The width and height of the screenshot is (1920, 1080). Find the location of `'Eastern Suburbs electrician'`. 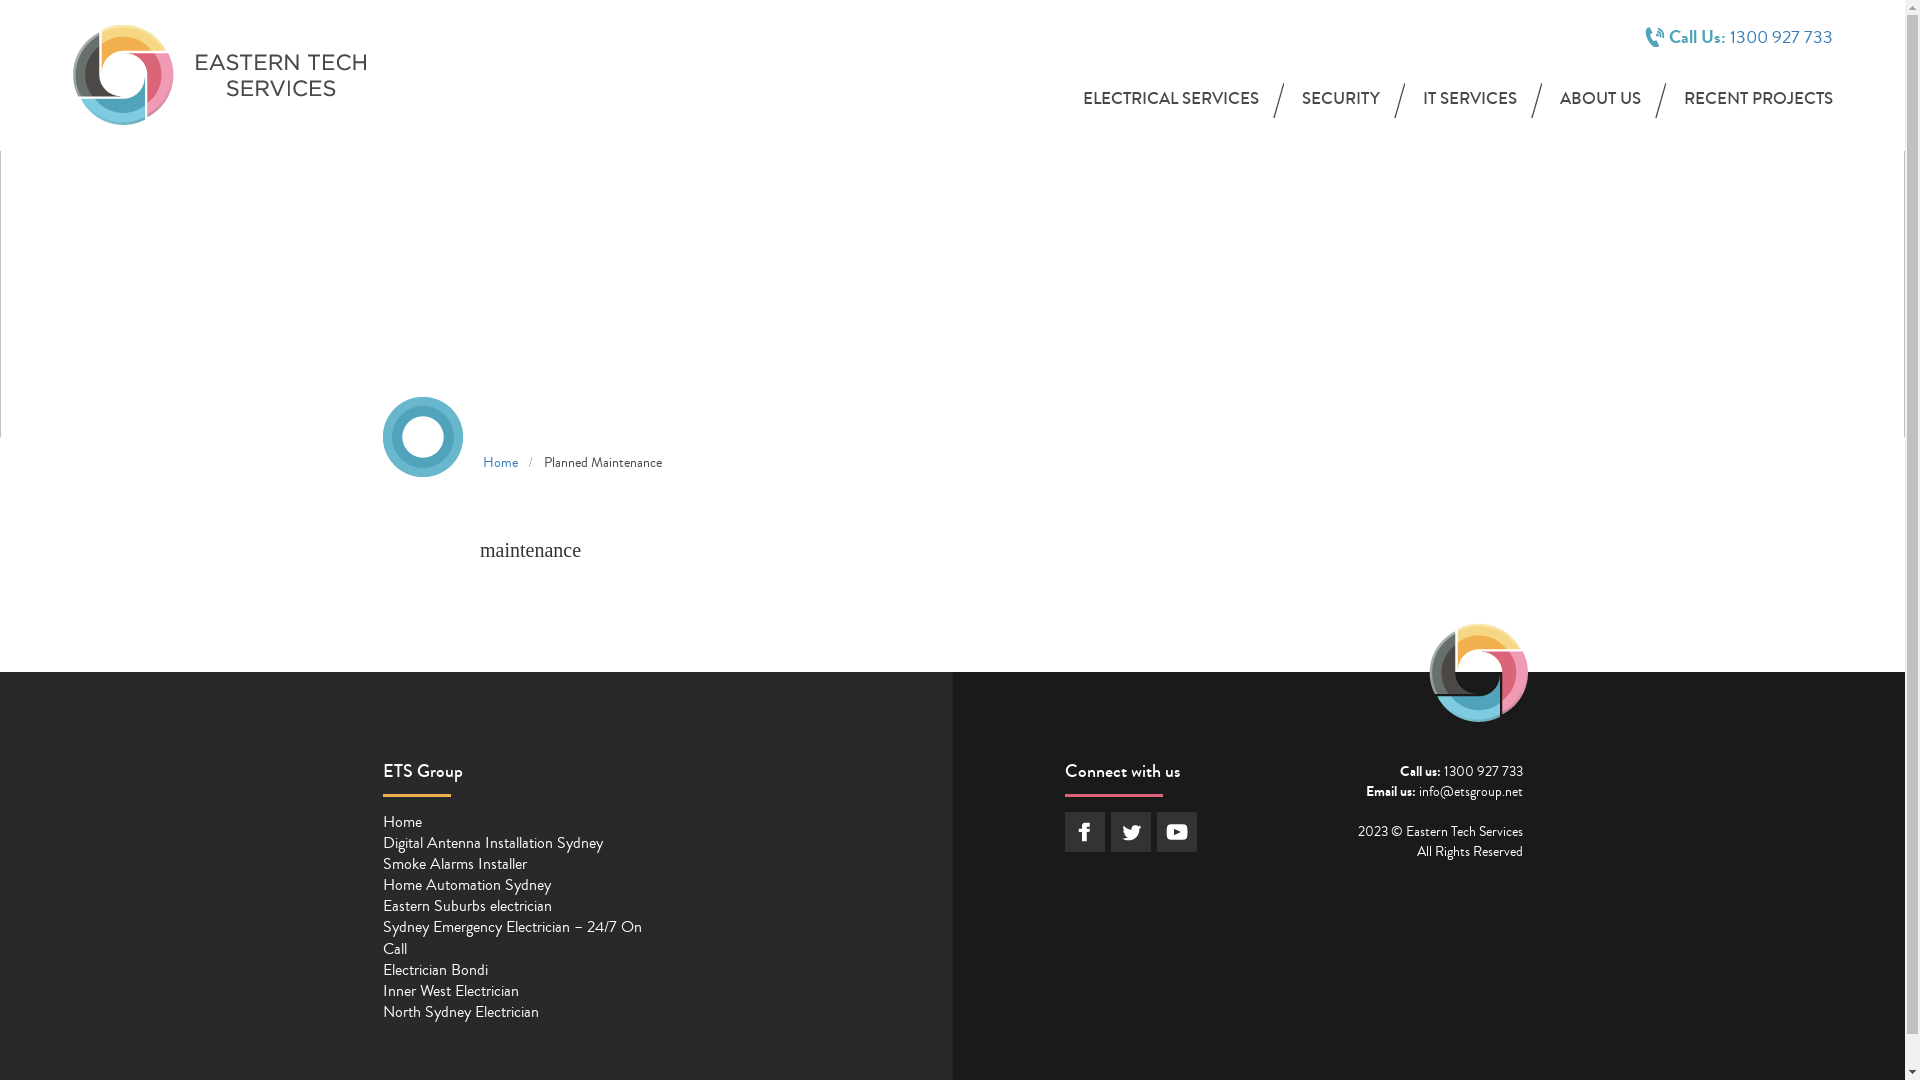

'Eastern Suburbs electrician' is located at coordinates (465, 906).